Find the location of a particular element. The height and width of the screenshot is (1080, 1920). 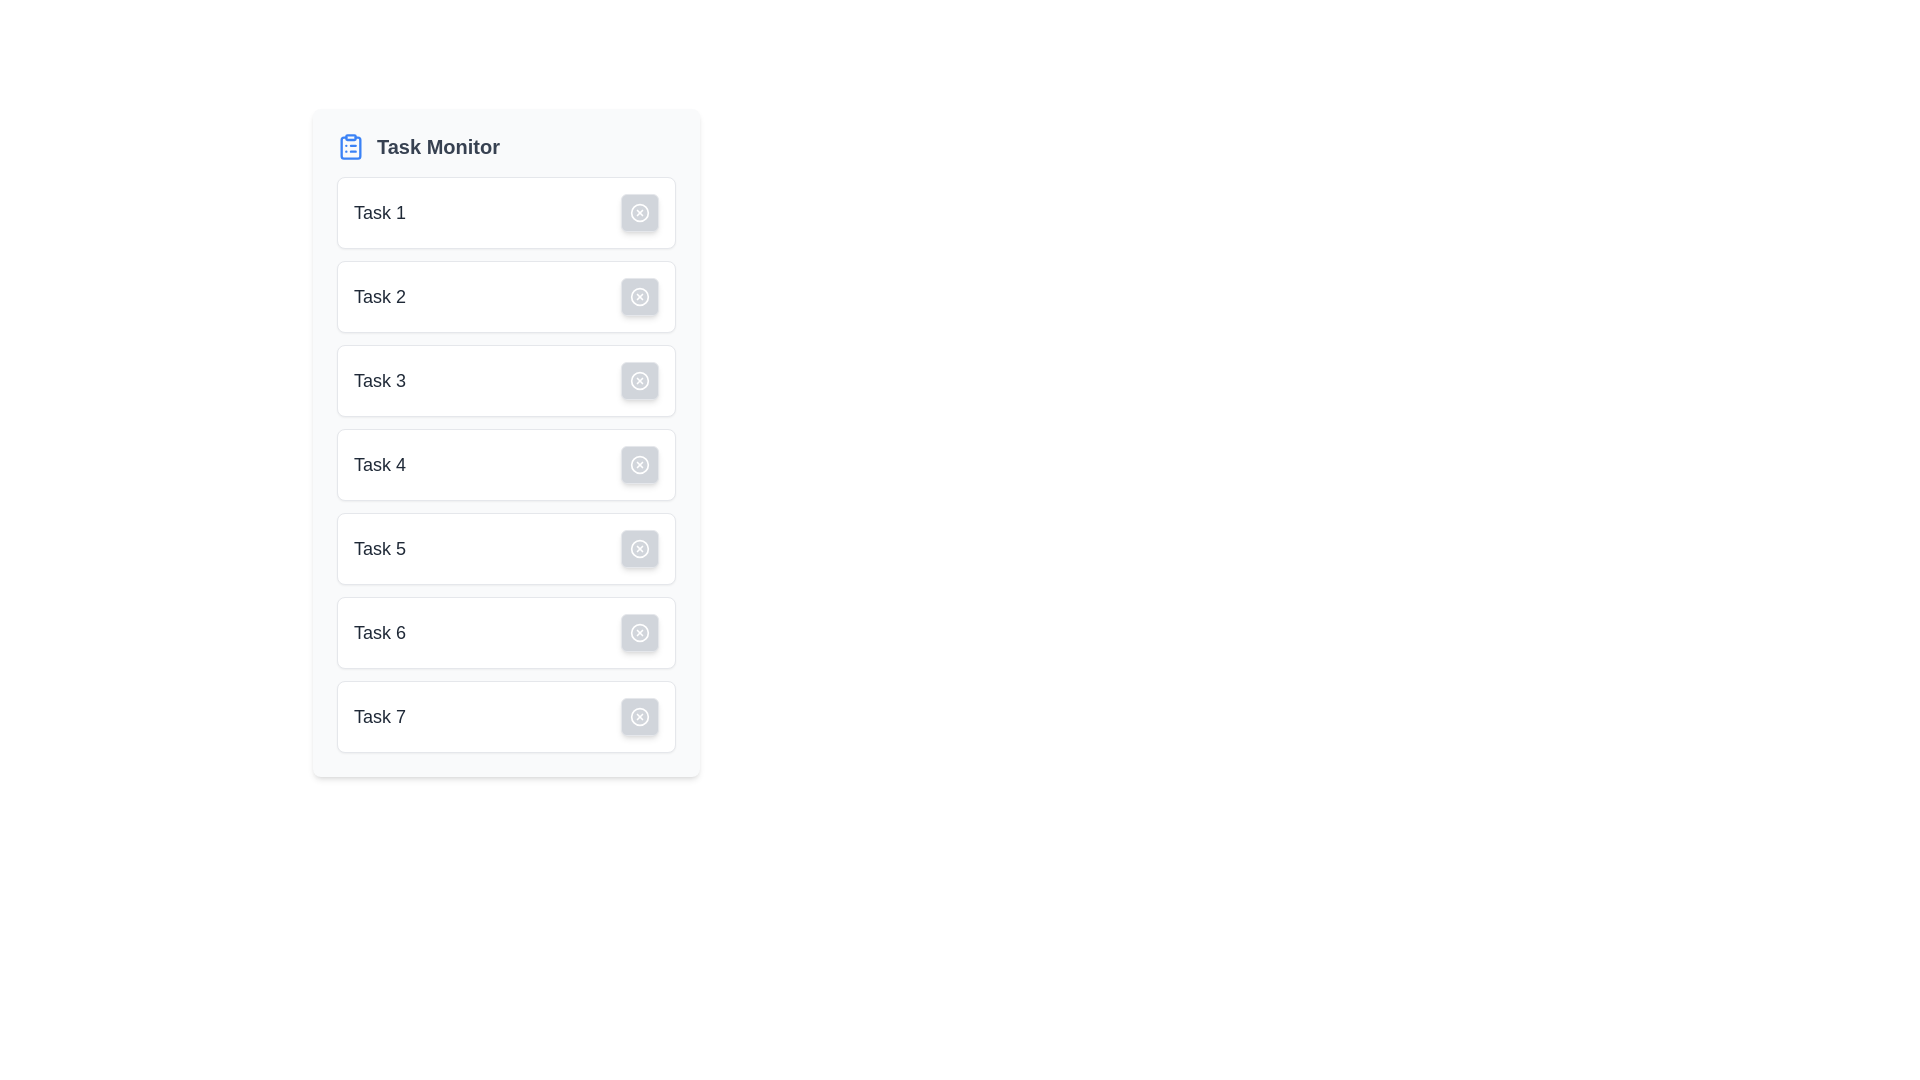

the circular icon/graphical button representing Task 6 at the end of the task list panel is located at coordinates (638, 632).